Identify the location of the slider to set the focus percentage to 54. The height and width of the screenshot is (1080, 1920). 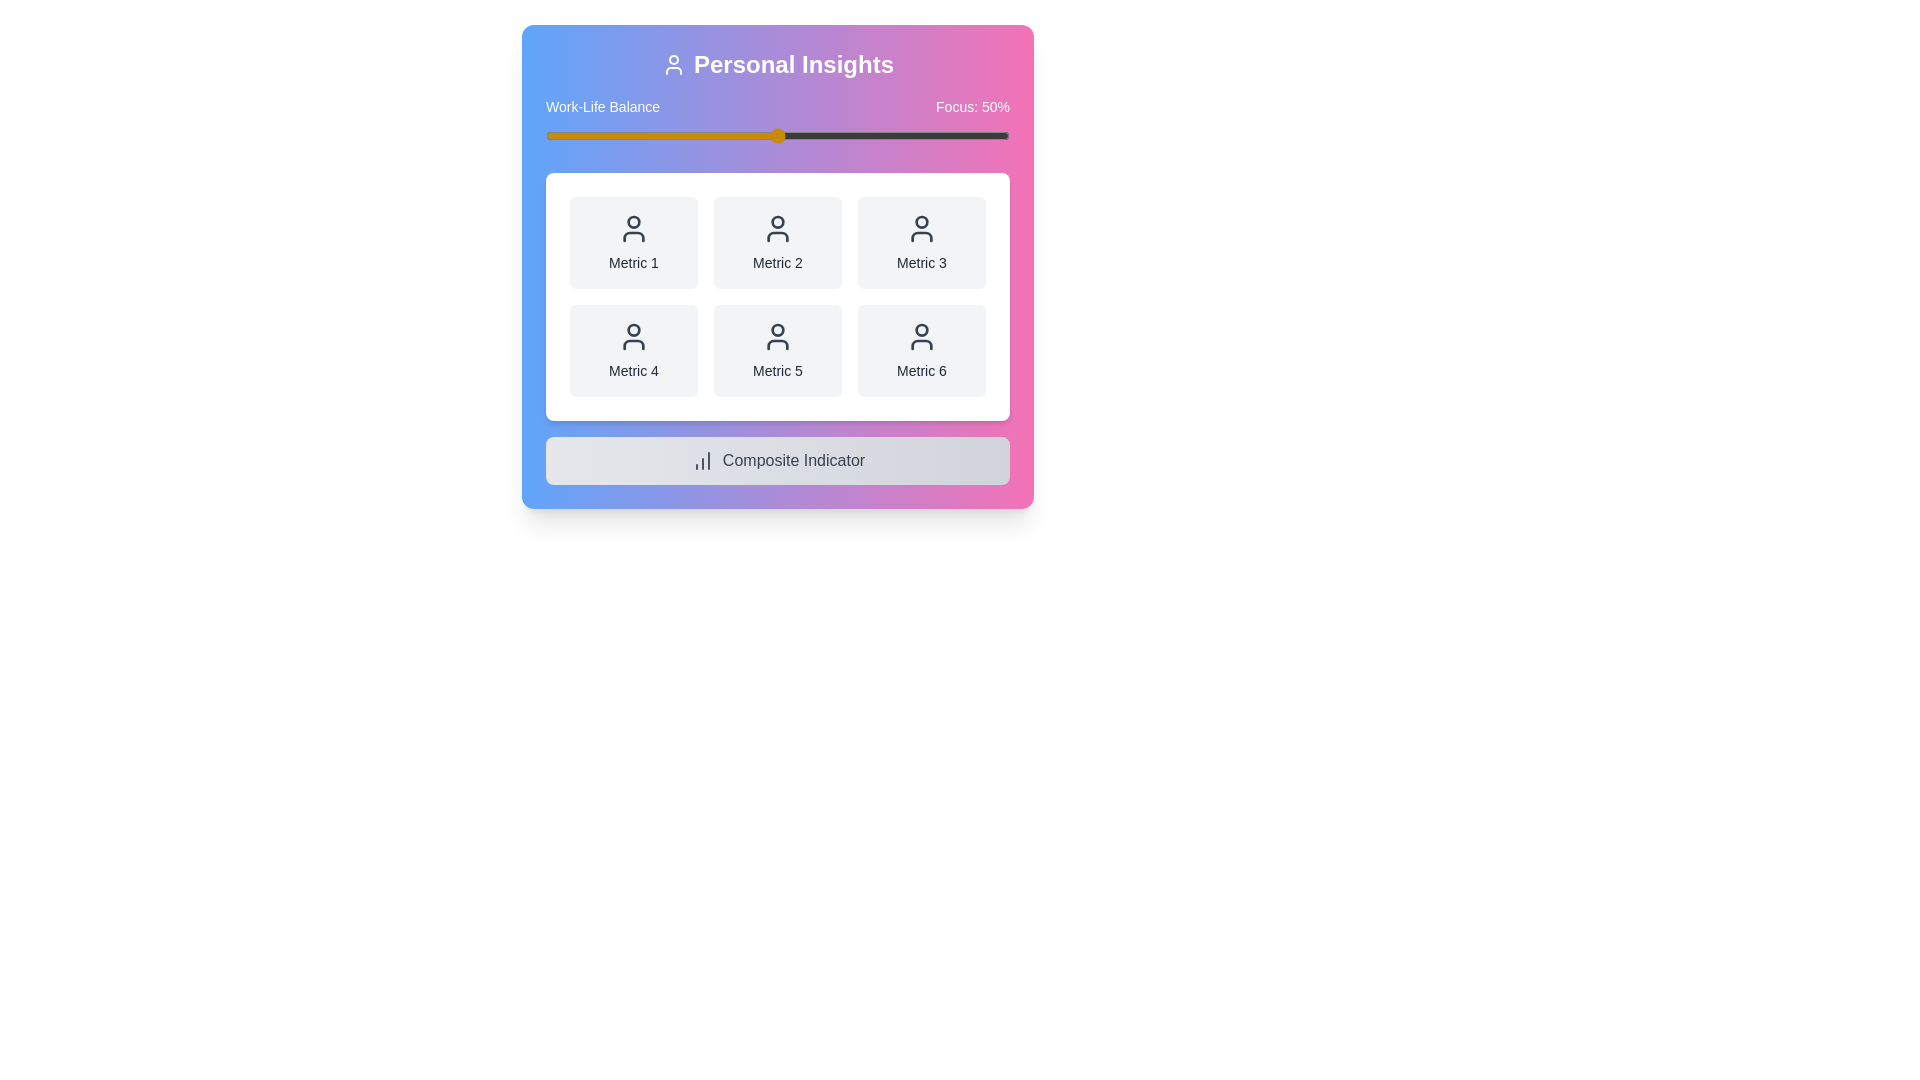
(795, 135).